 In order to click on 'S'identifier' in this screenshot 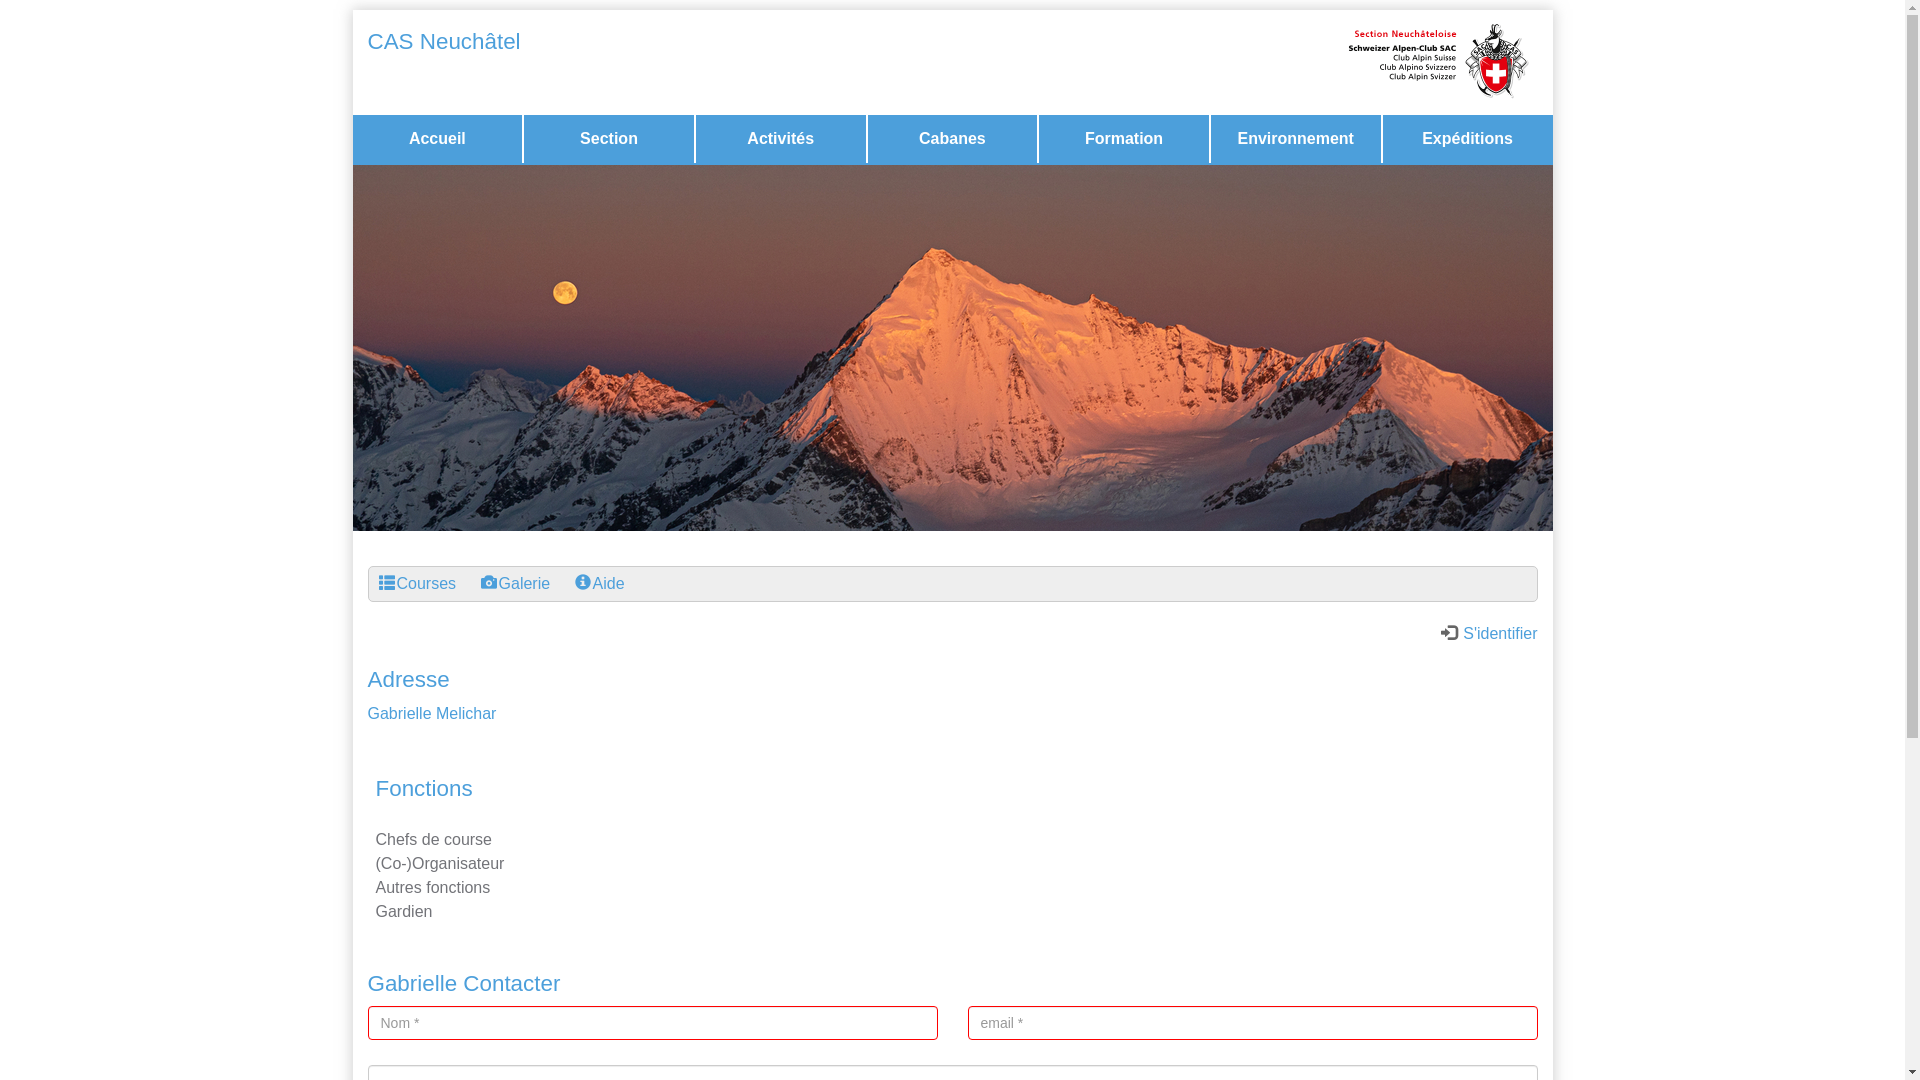, I will do `click(1489, 633)`.